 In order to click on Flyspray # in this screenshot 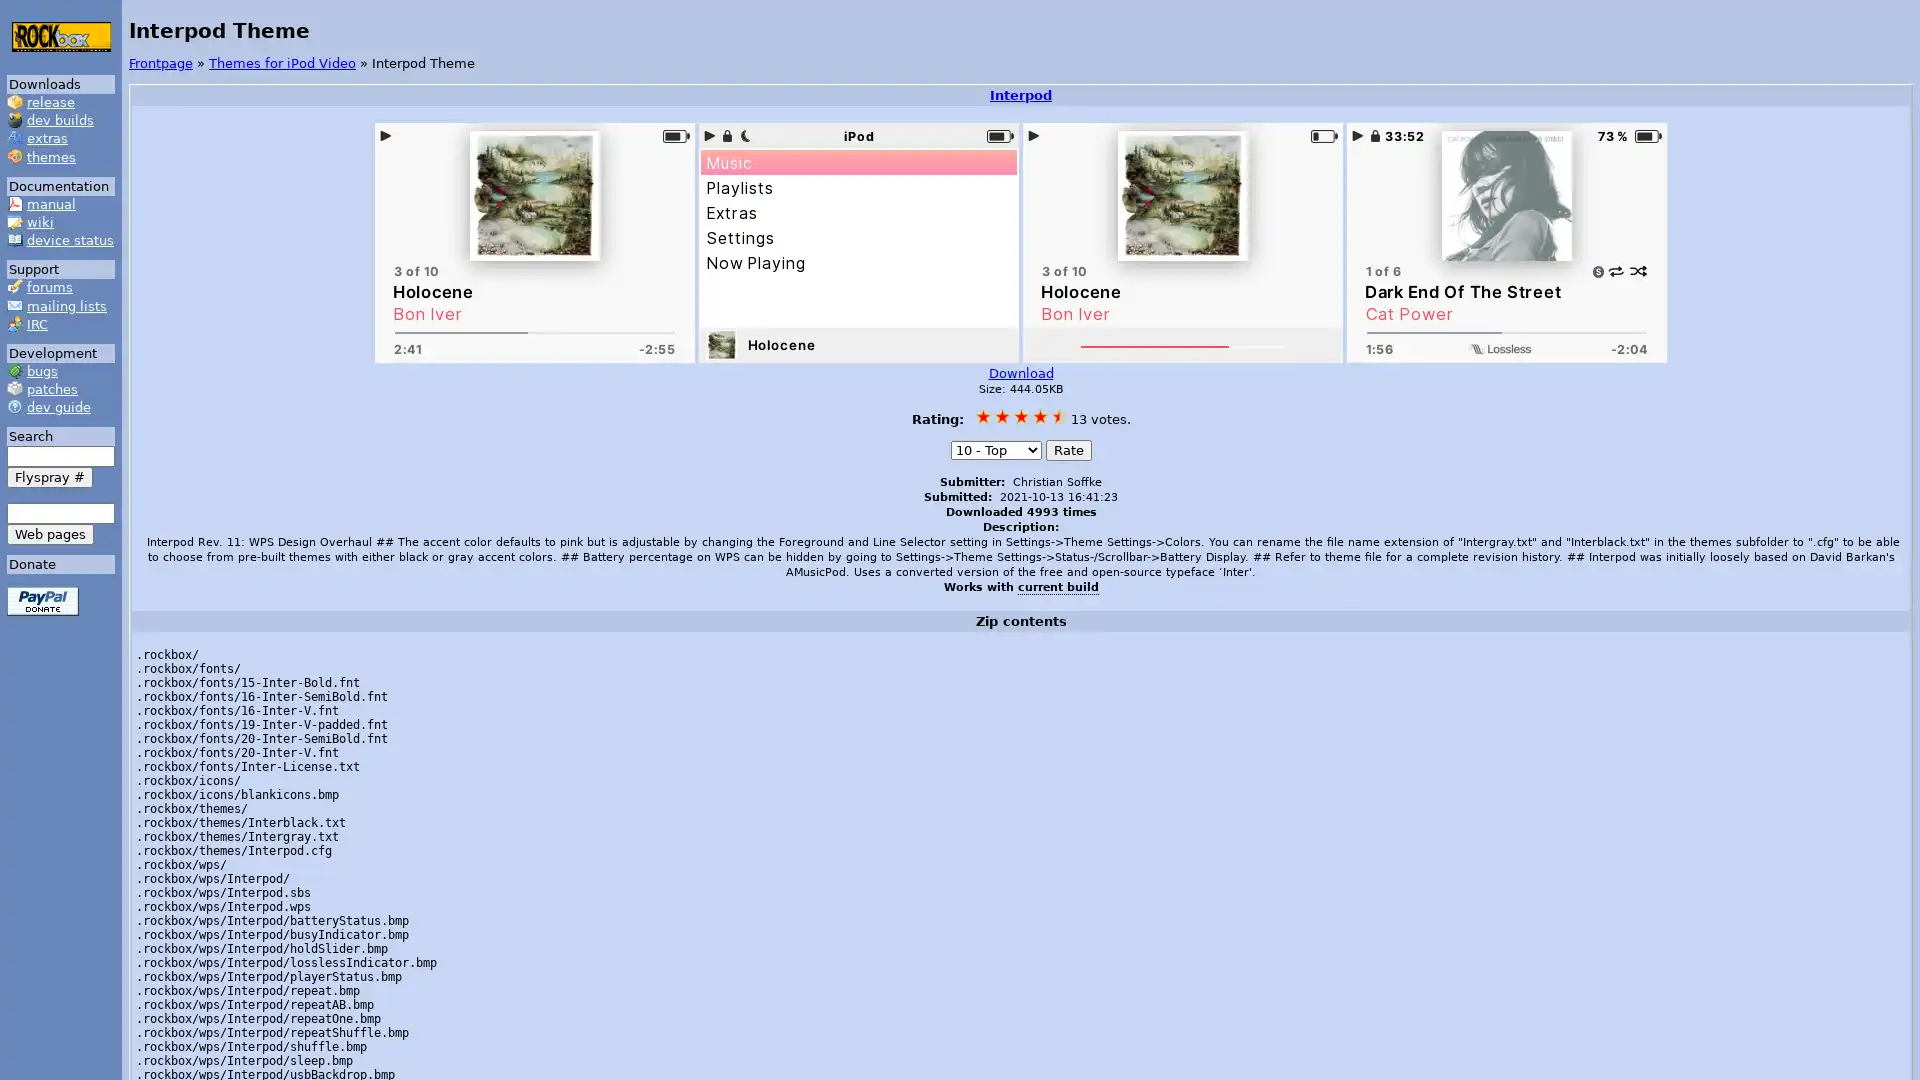, I will do `click(49, 477)`.